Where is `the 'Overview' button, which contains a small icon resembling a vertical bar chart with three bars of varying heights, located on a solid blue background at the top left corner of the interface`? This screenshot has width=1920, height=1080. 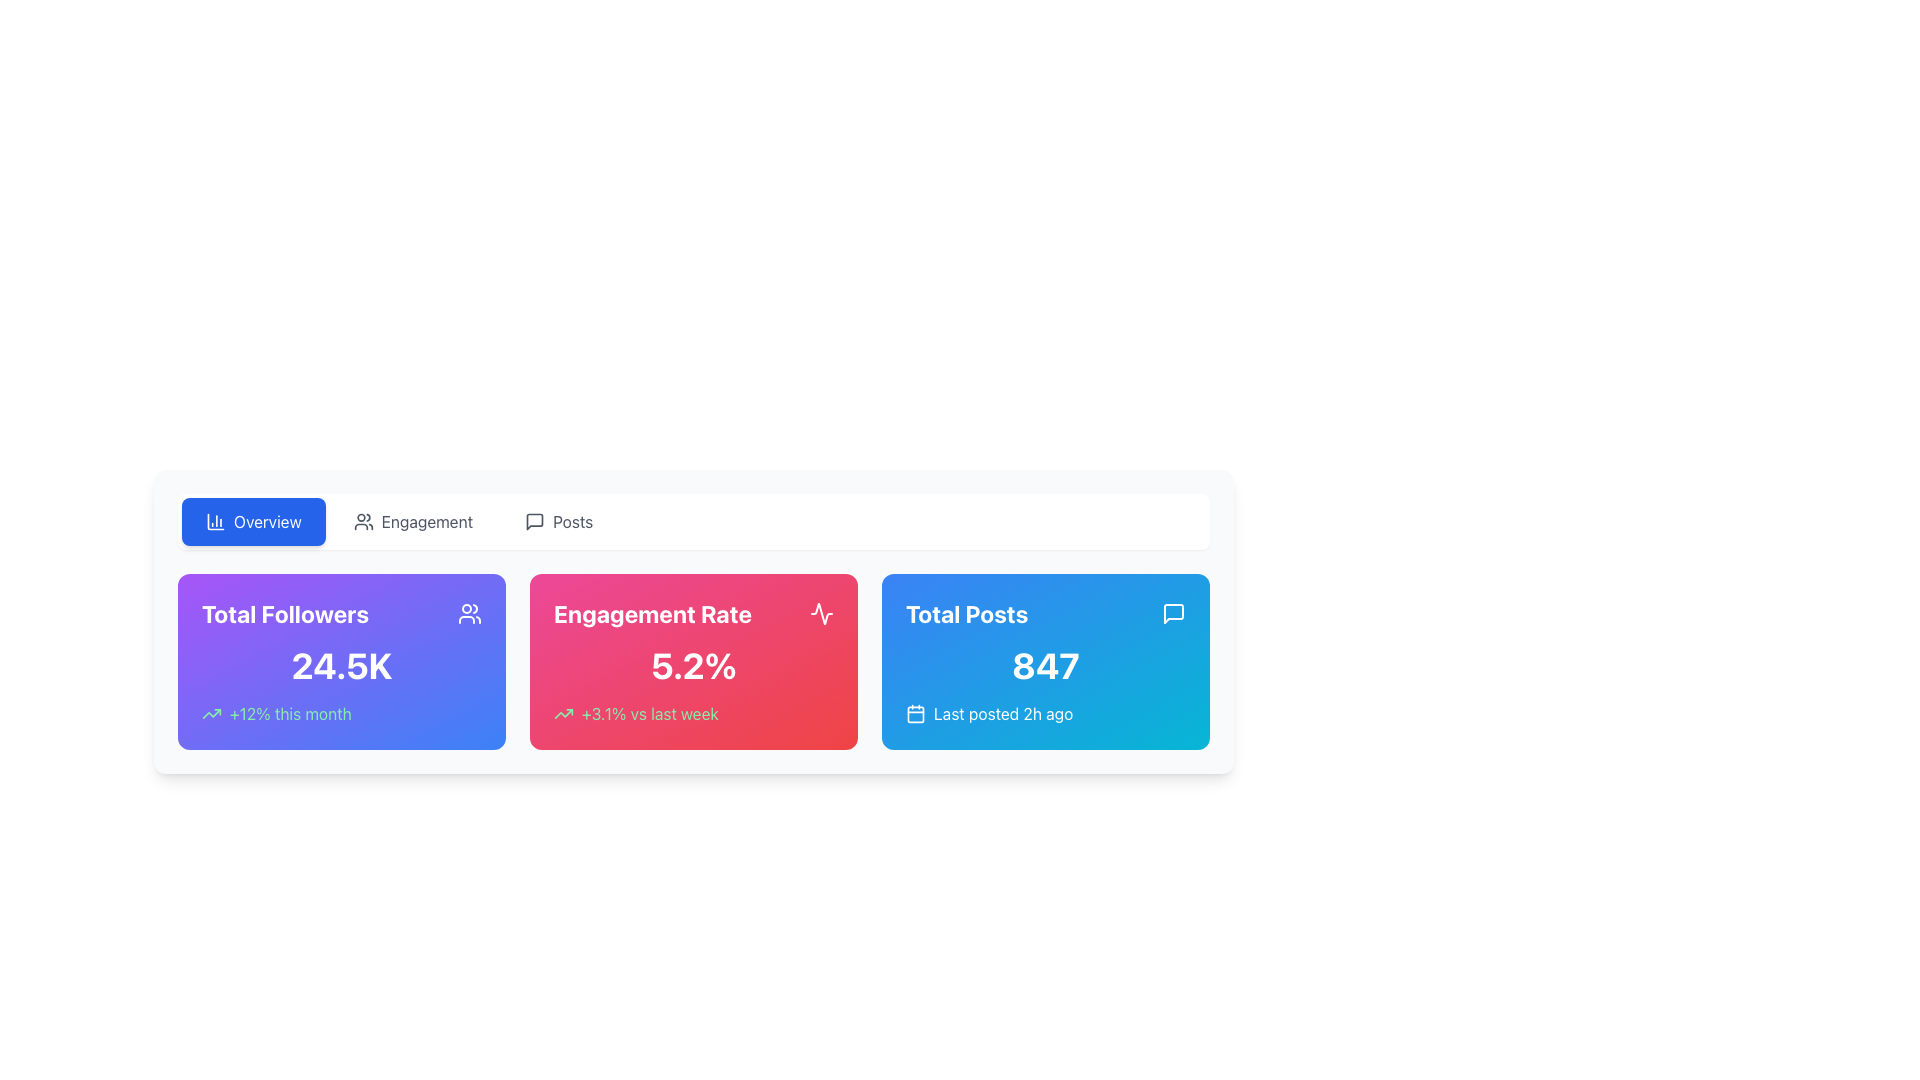
the 'Overview' button, which contains a small icon resembling a vertical bar chart with three bars of varying heights, located on a solid blue background at the top left corner of the interface is located at coordinates (216, 520).